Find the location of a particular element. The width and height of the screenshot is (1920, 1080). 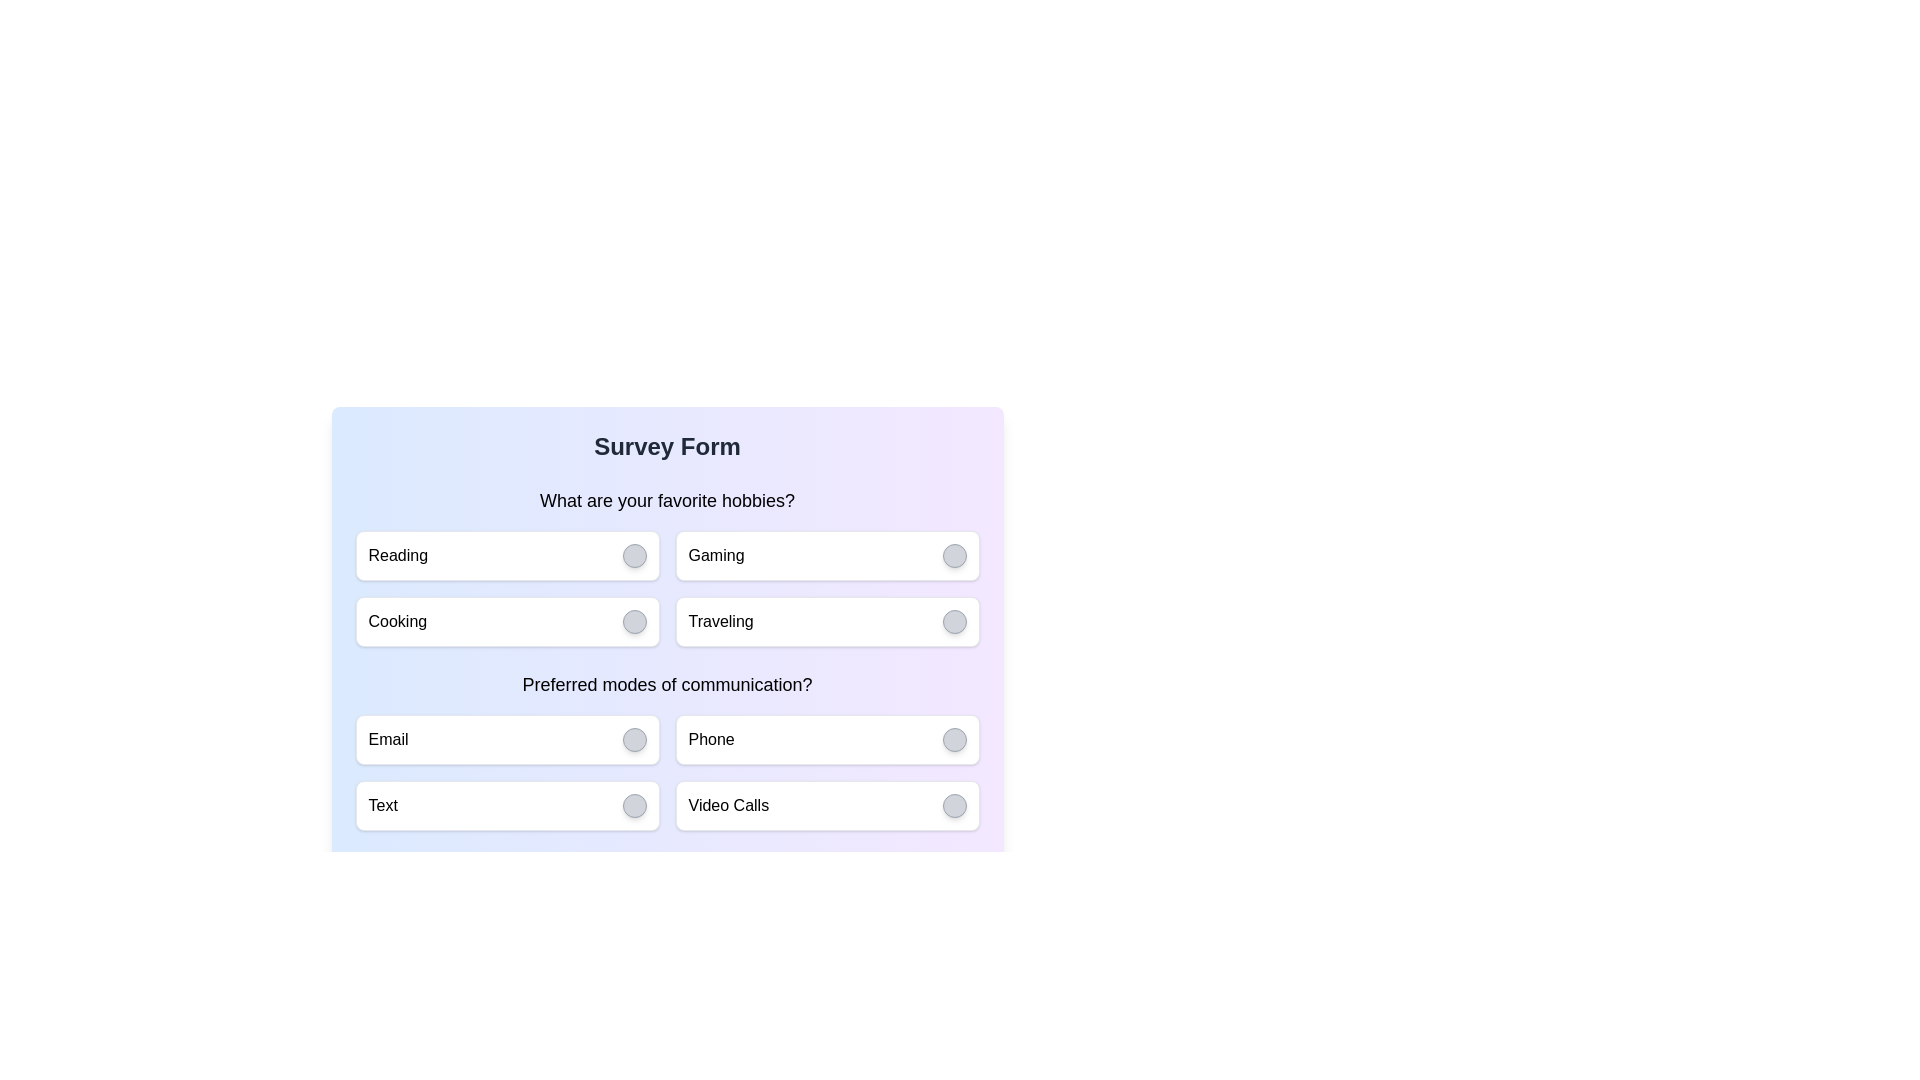

'Phone' text label which is displayed in black on a white background, positioned to the right of the 'Preferred modes of communication?' section and left of a circular interactive button is located at coordinates (711, 740).